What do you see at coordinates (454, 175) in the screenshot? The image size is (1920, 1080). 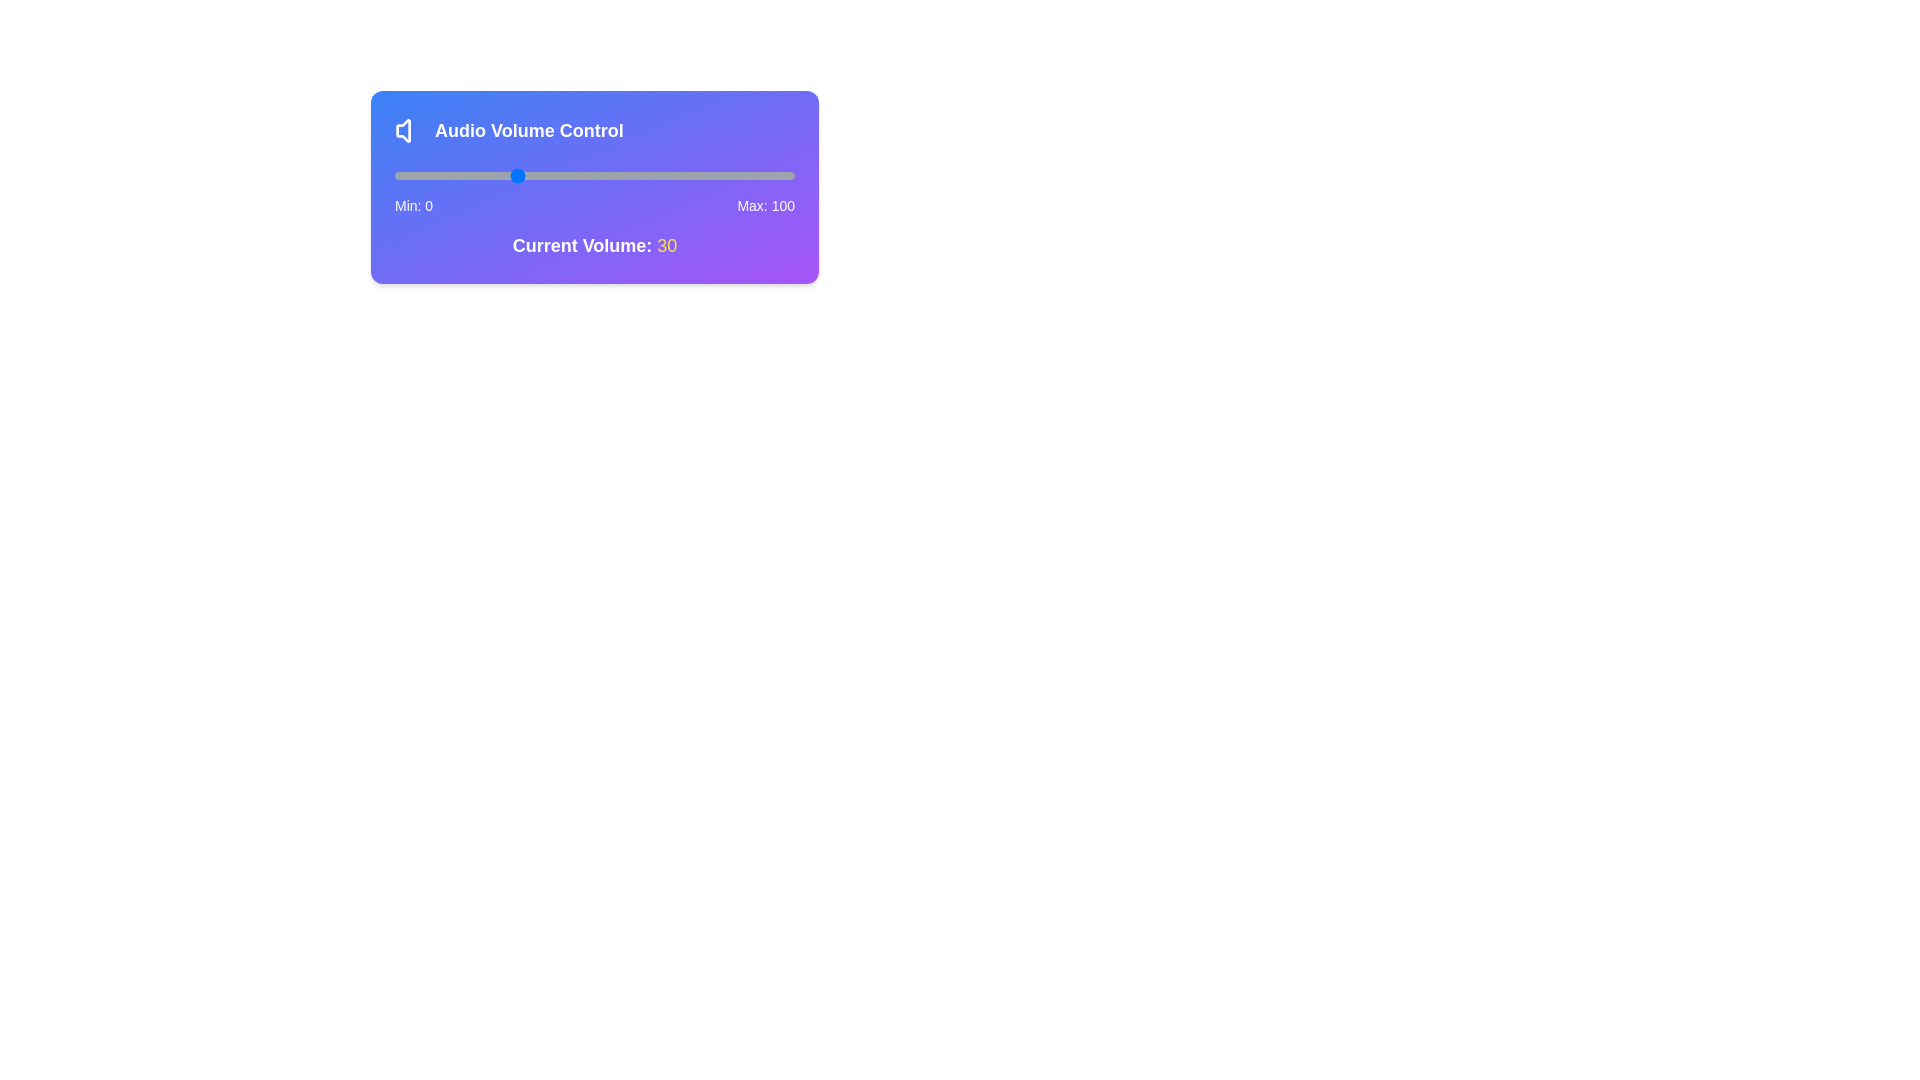 I see `the slider to set the volume to 15` at bounding box center [454, 175].